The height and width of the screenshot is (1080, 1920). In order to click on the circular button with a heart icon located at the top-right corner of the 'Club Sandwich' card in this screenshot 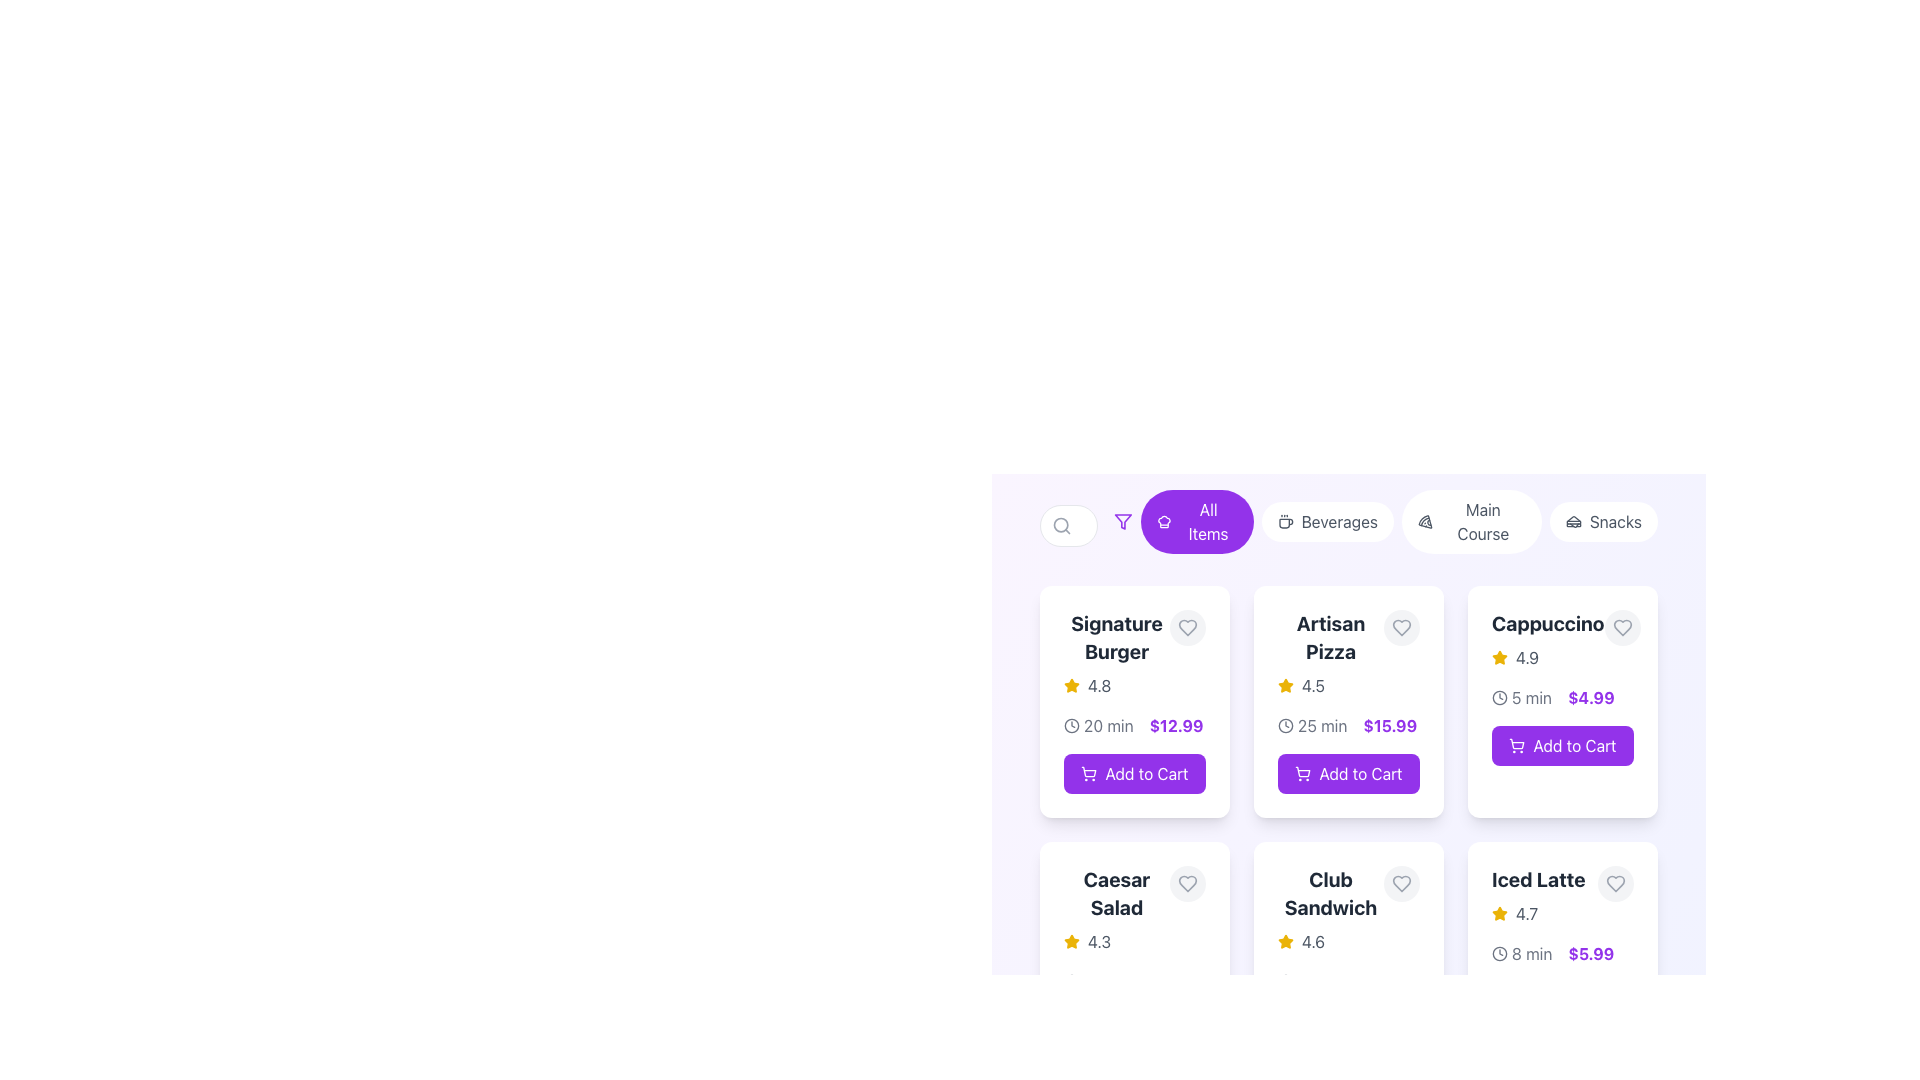, I will do `click(1400, 882)`.